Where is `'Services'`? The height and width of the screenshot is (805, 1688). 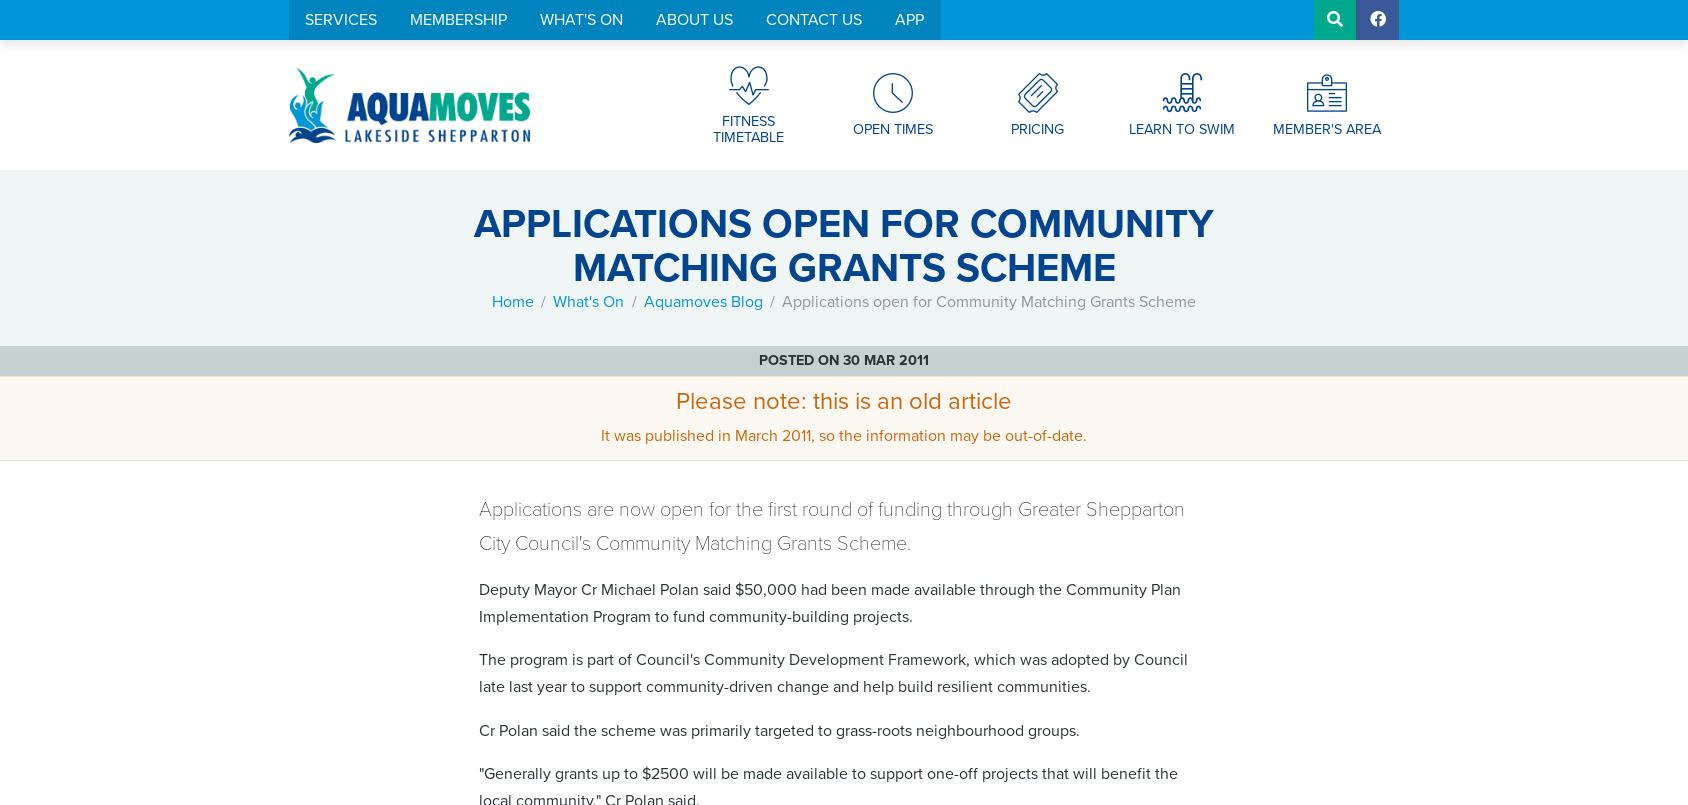 'Services' is located at coordinates (340, 19).